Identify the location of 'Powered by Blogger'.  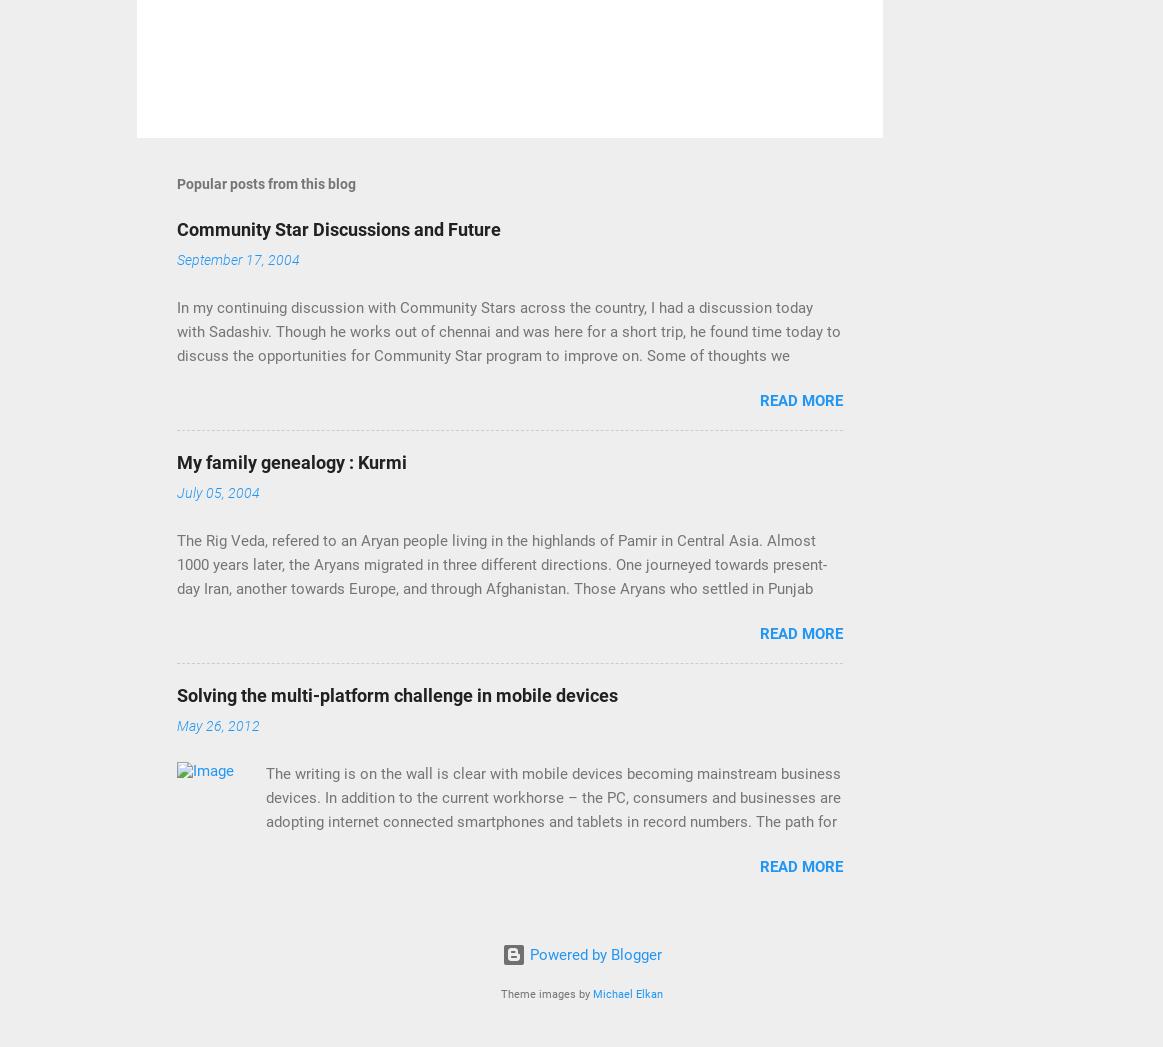
(592, 953).